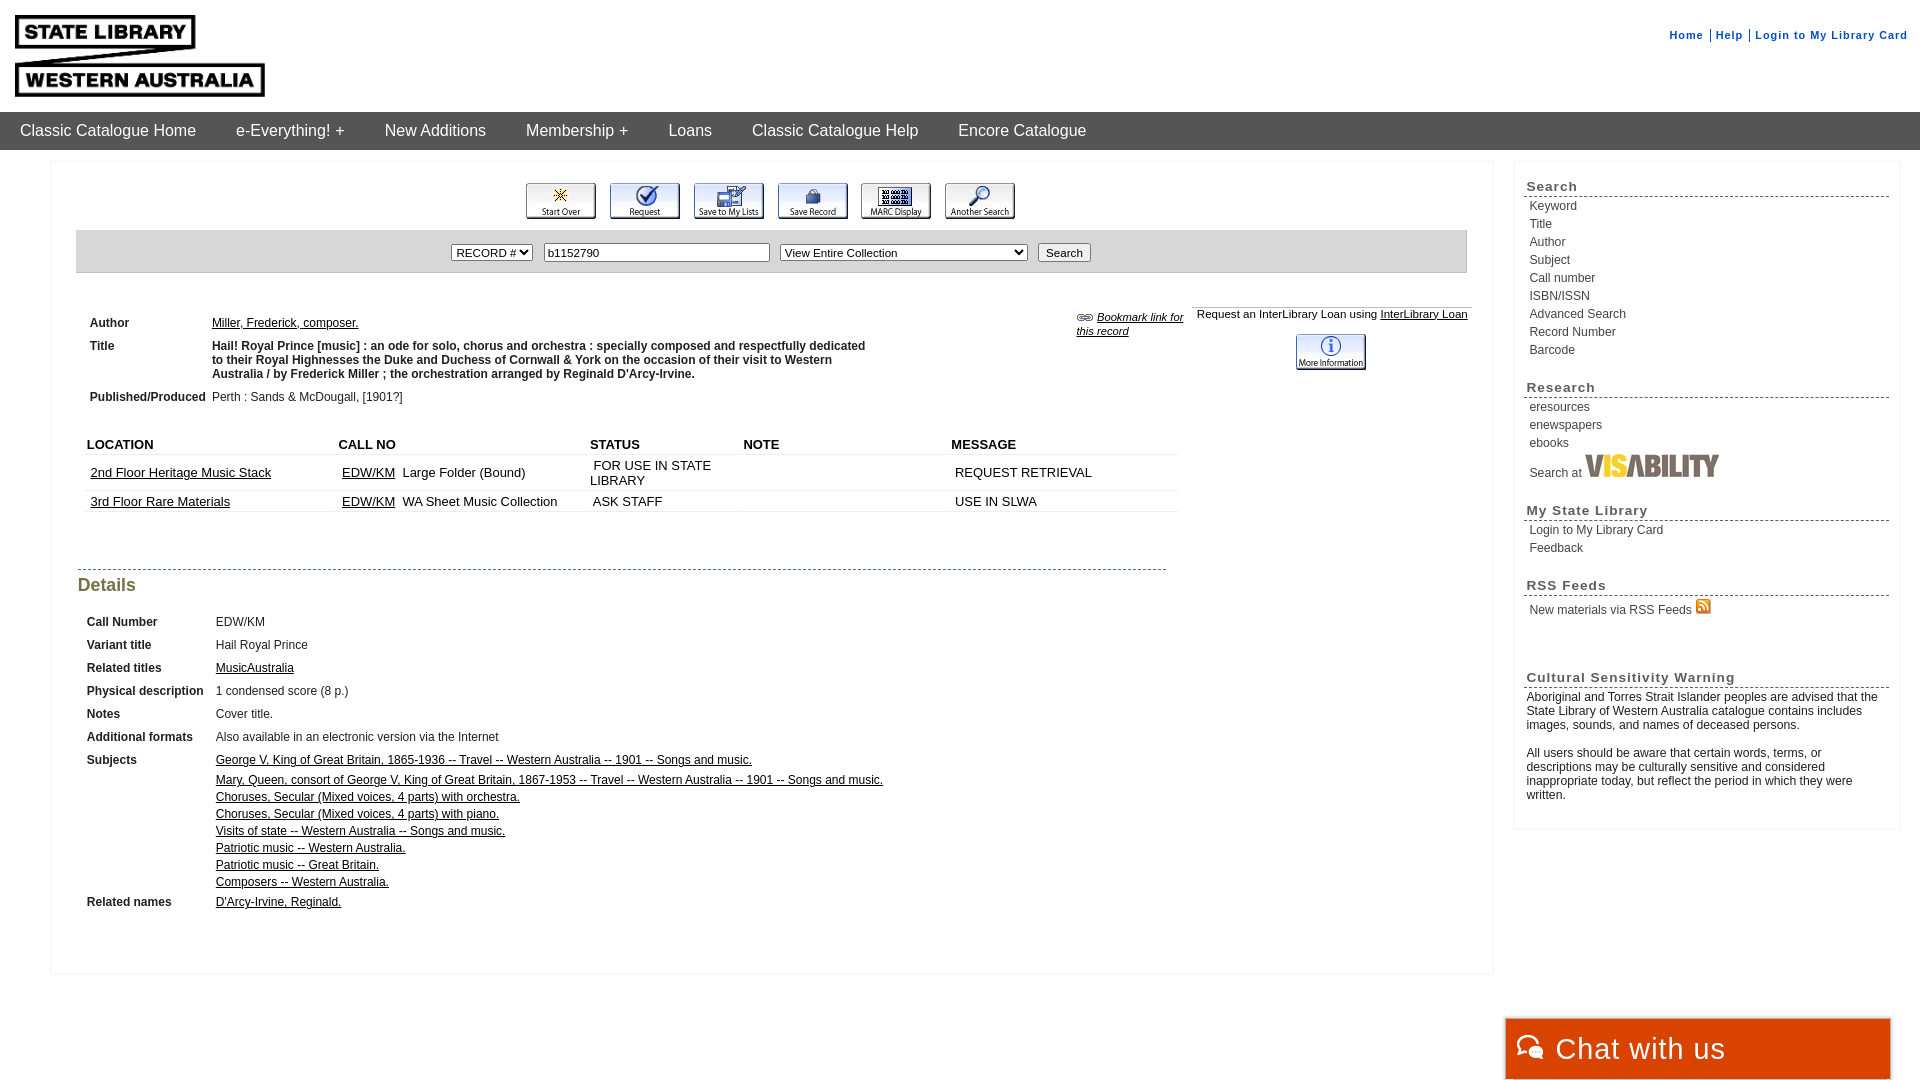 This screenshot has width=1920, height=1080. What do you see at coordinates (357, 813) in the screenshot?
I see `'Choruses, Secular (Mixed voices, 4 parts) with piano.'` at bounding box center [357, 813].